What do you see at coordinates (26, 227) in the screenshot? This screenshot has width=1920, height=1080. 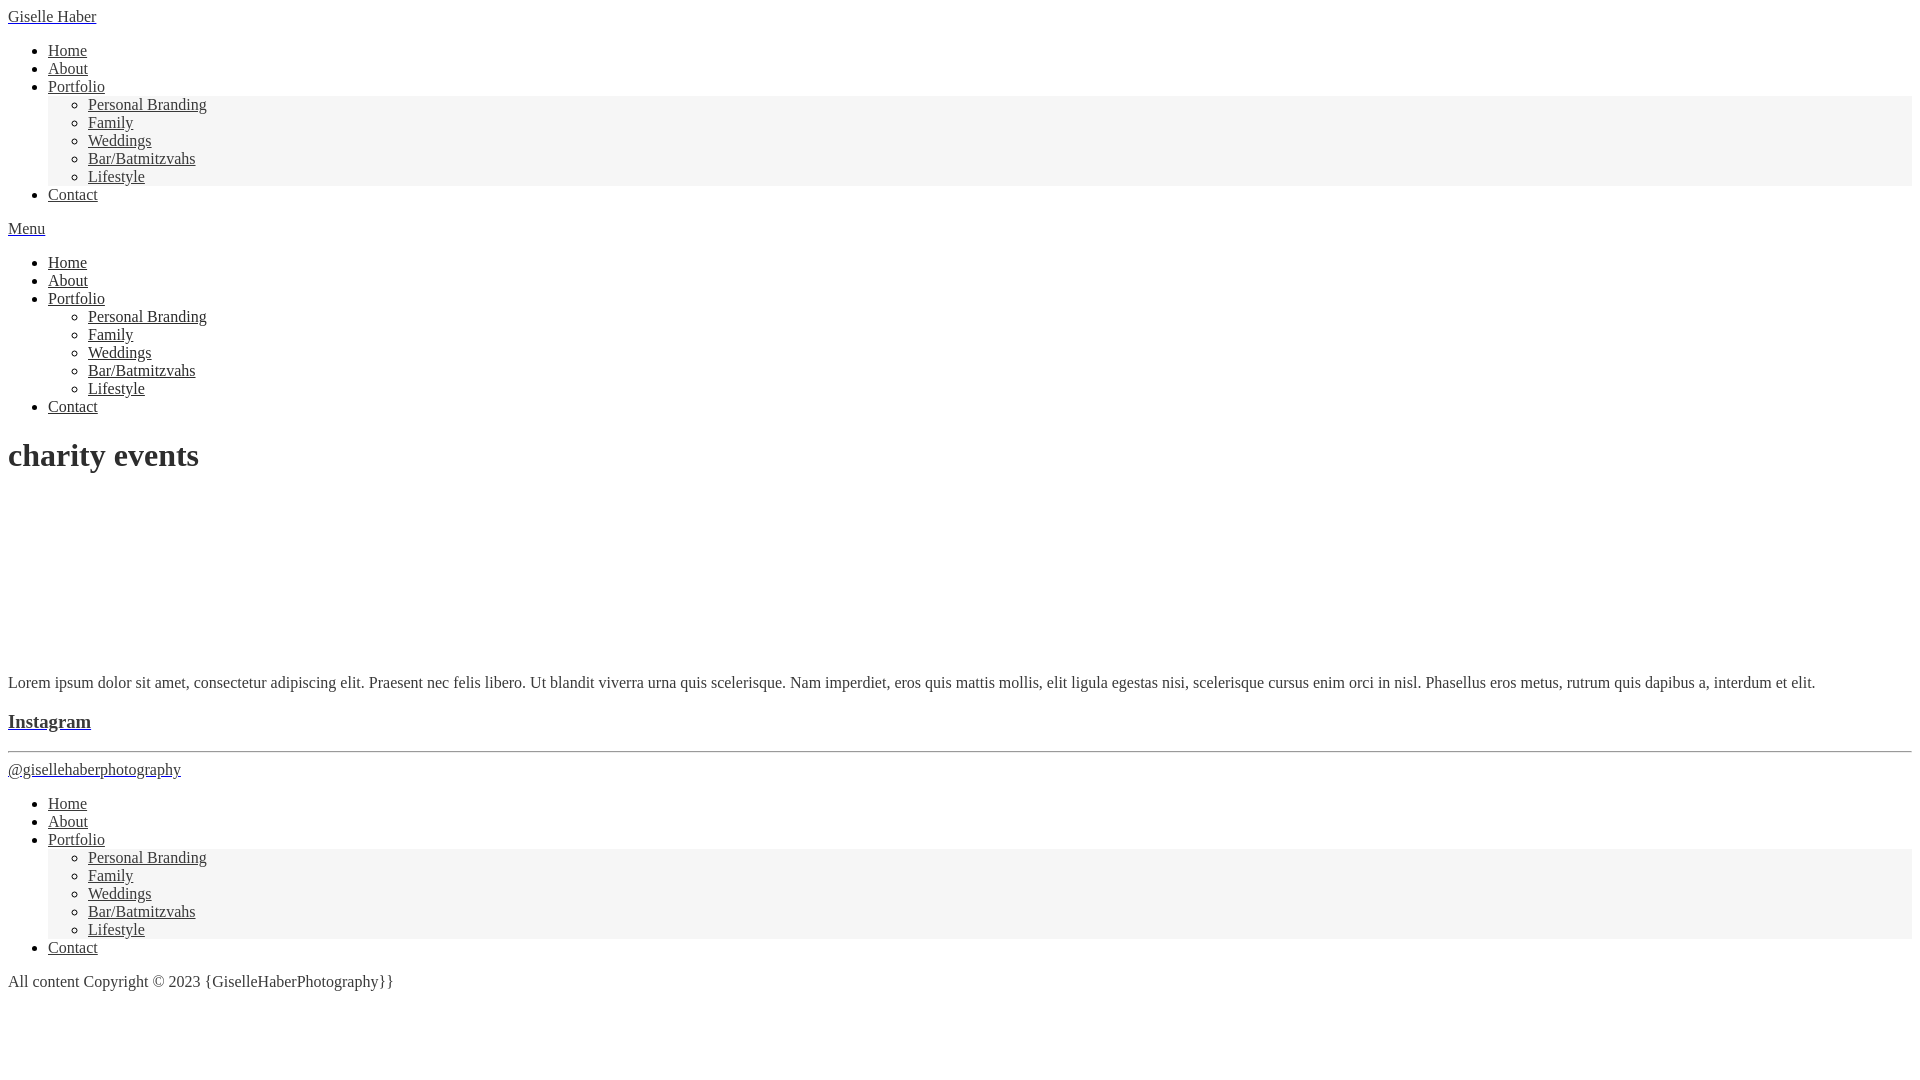 I see `'Menu'` at bounding box center [26, 227].